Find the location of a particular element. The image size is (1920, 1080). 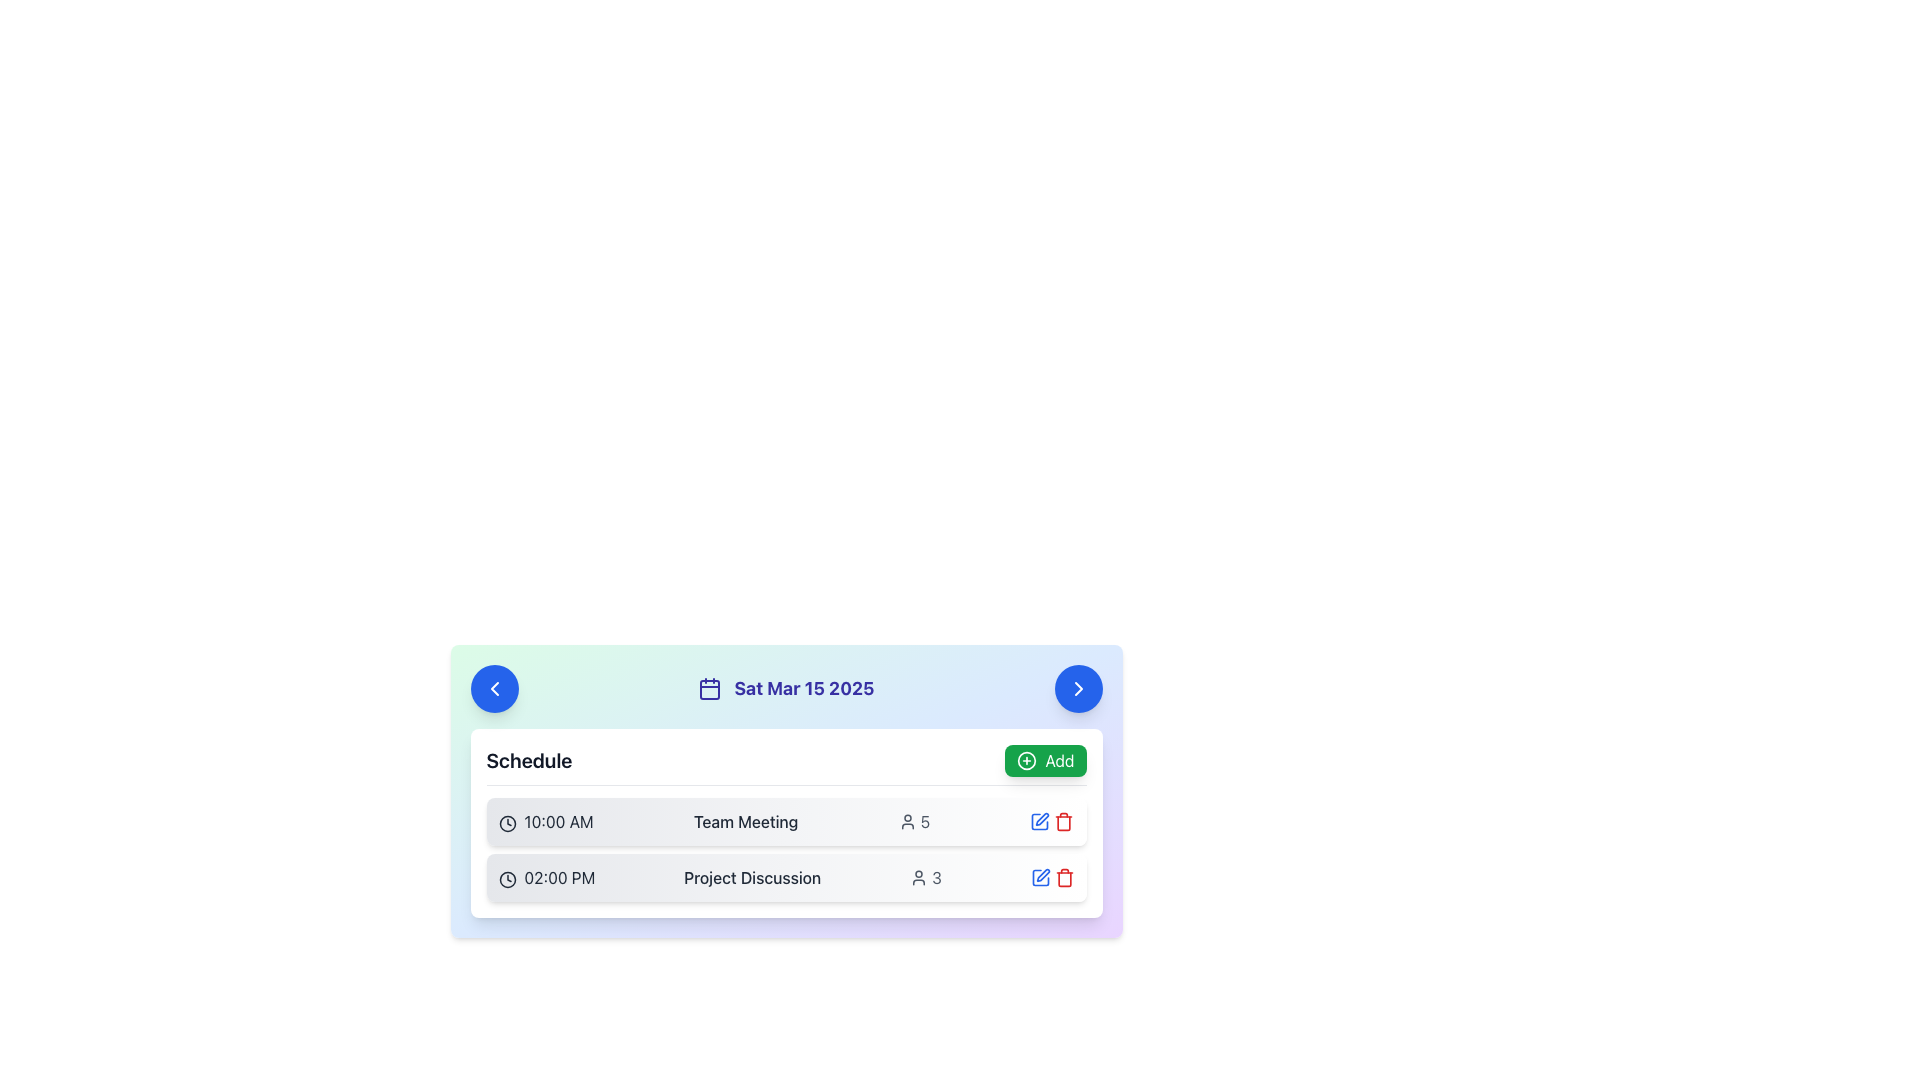

the Edit icon, which is a rectangular icon with a pen symbol, located to the right of the task 'Project Discussion' in the second row of the task scheduling interface is located at coordinates (1040, 877).